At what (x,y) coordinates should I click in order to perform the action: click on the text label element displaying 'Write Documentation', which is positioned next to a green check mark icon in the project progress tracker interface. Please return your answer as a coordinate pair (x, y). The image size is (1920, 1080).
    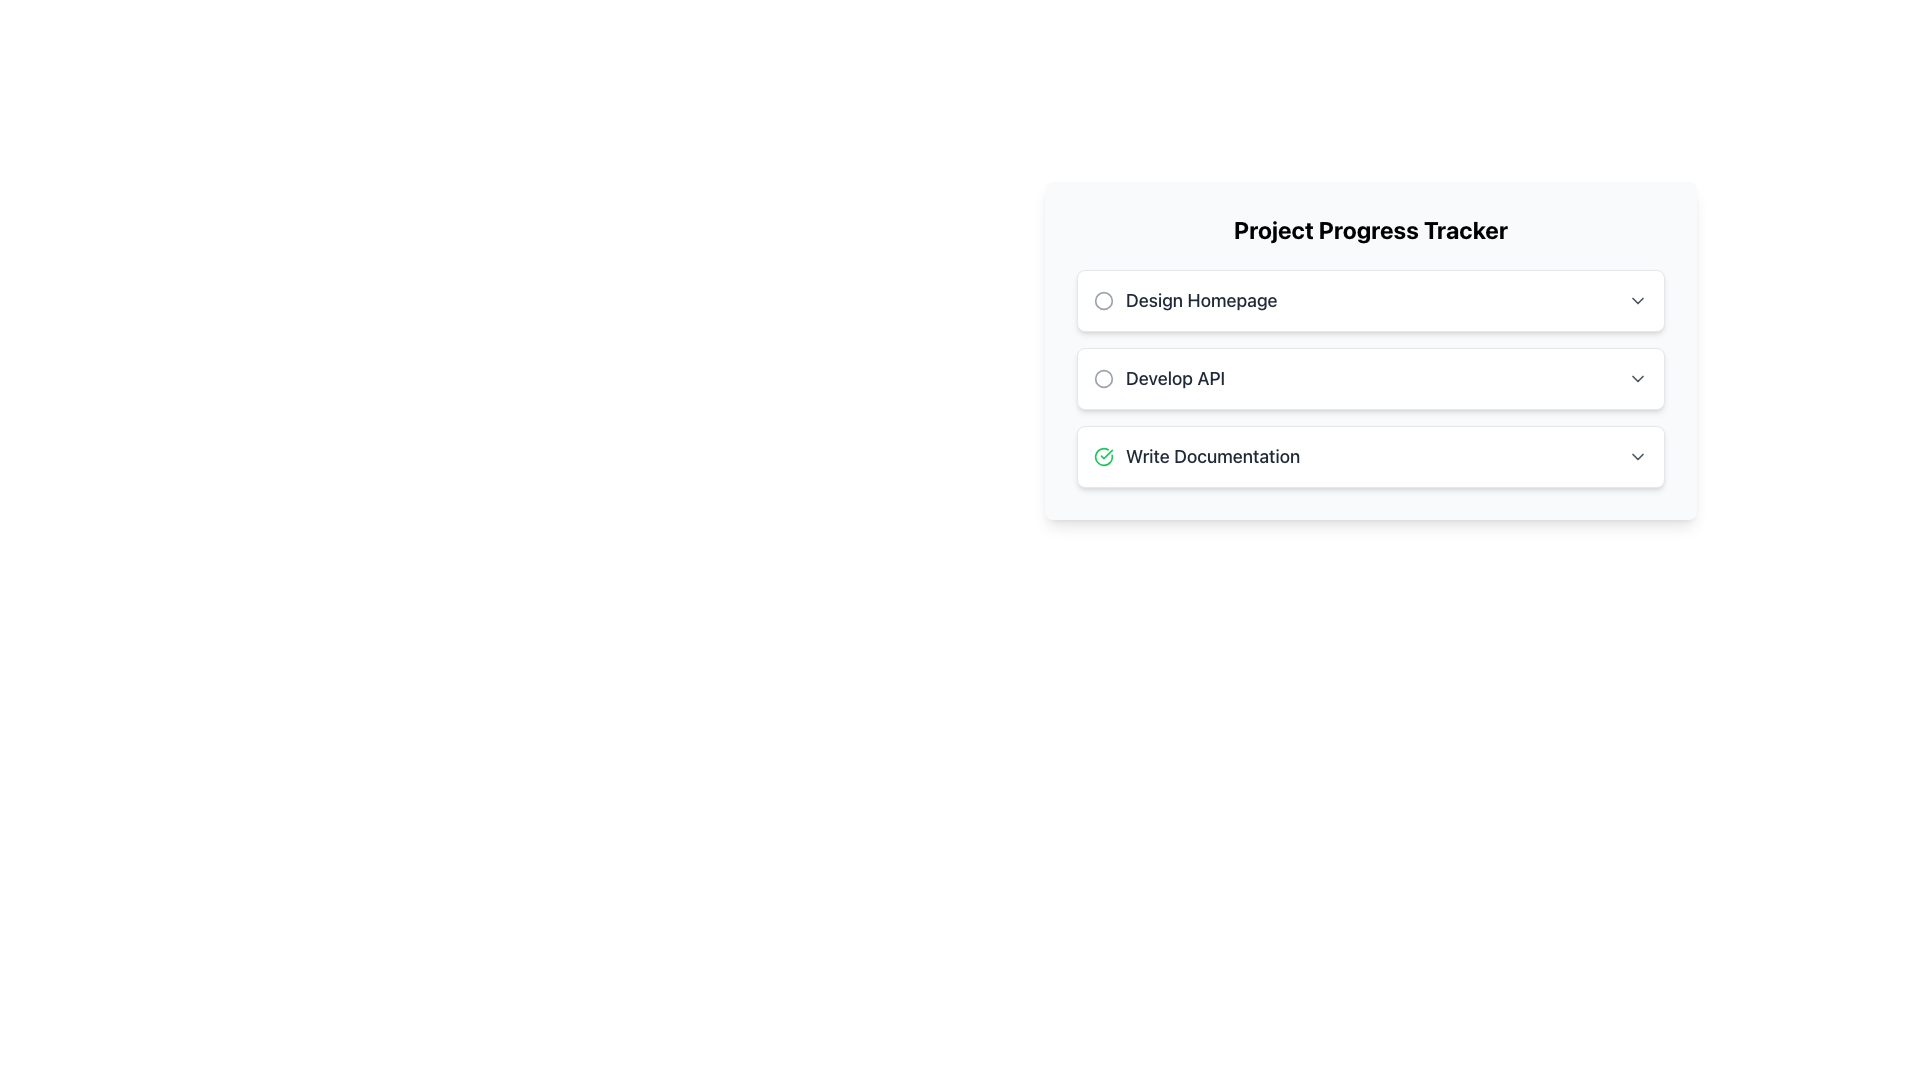
    Looking at the image, I should click on (1212, 456).